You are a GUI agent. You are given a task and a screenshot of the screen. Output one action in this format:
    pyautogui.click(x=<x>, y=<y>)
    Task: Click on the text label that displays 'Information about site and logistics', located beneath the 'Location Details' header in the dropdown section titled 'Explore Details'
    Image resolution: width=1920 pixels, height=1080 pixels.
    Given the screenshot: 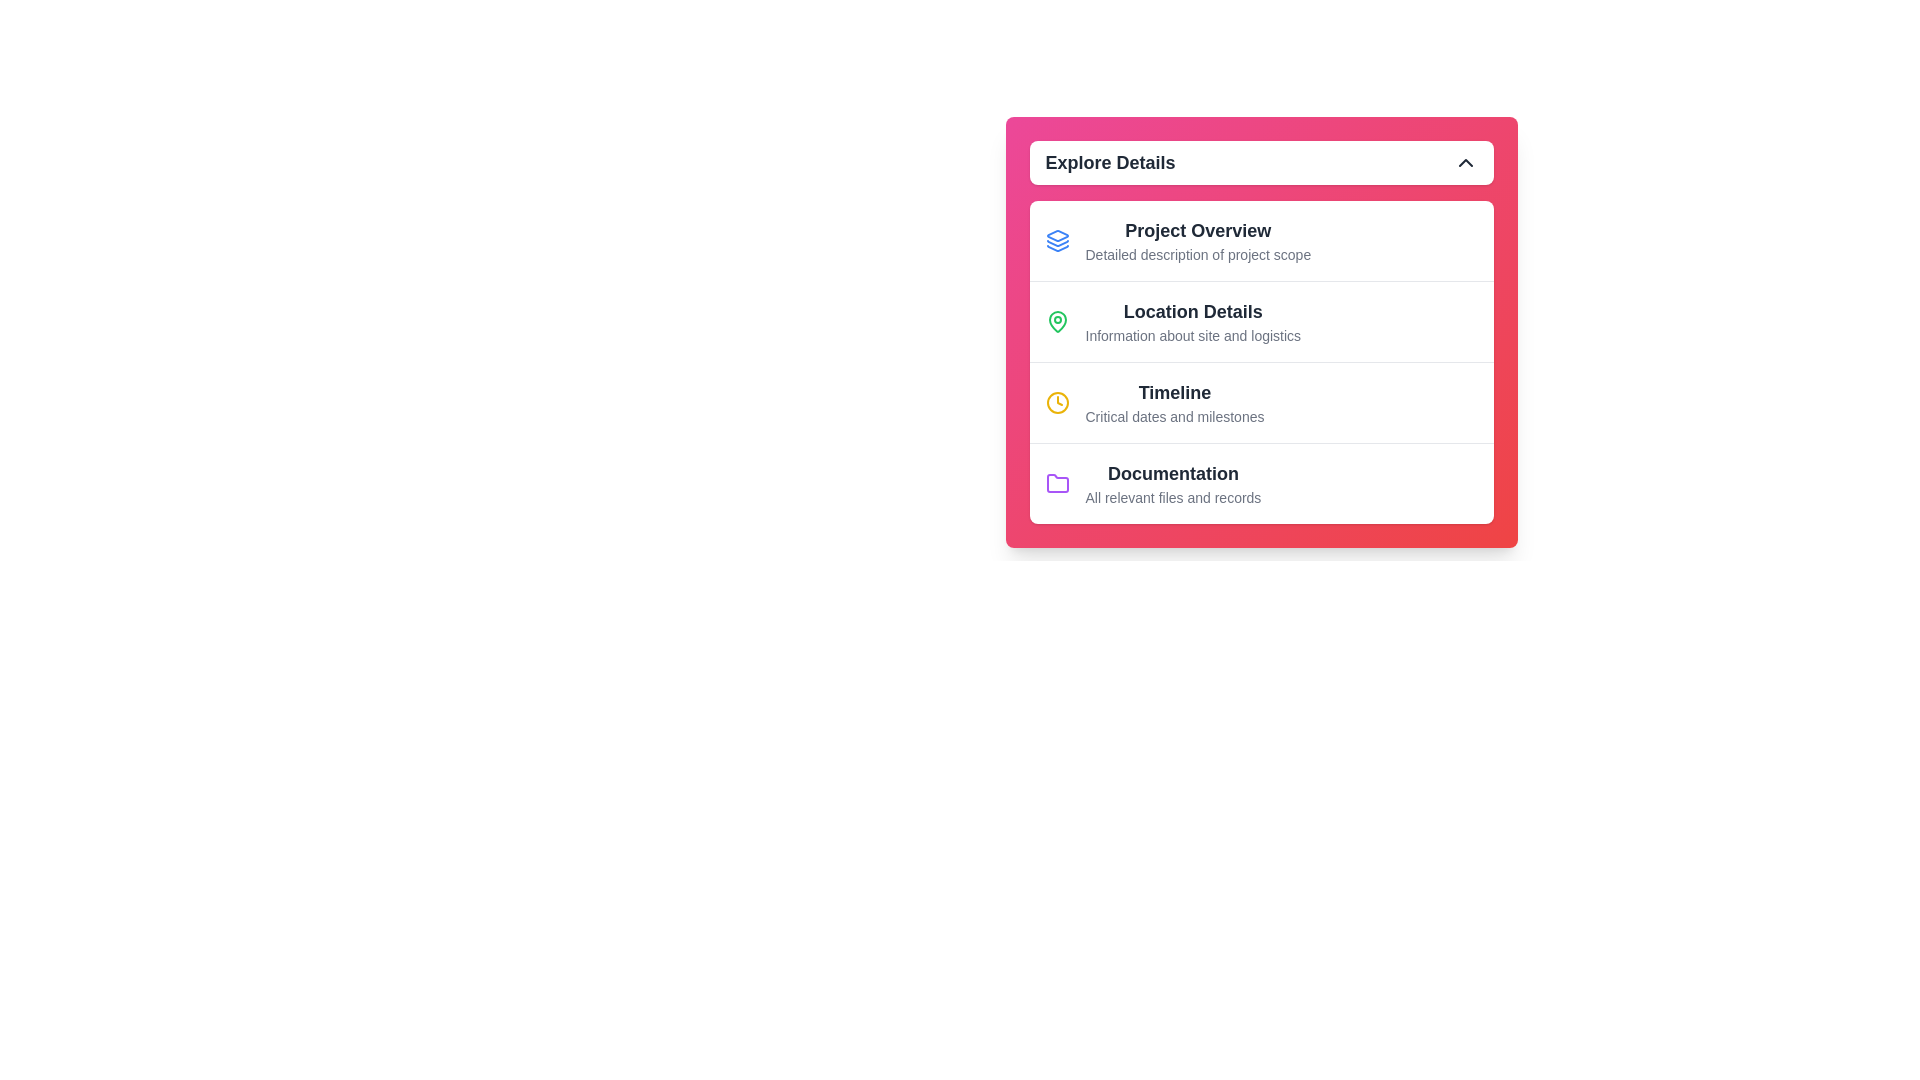 What is the action you would take?
    pyautogui.click(x=1193, y=334)
    